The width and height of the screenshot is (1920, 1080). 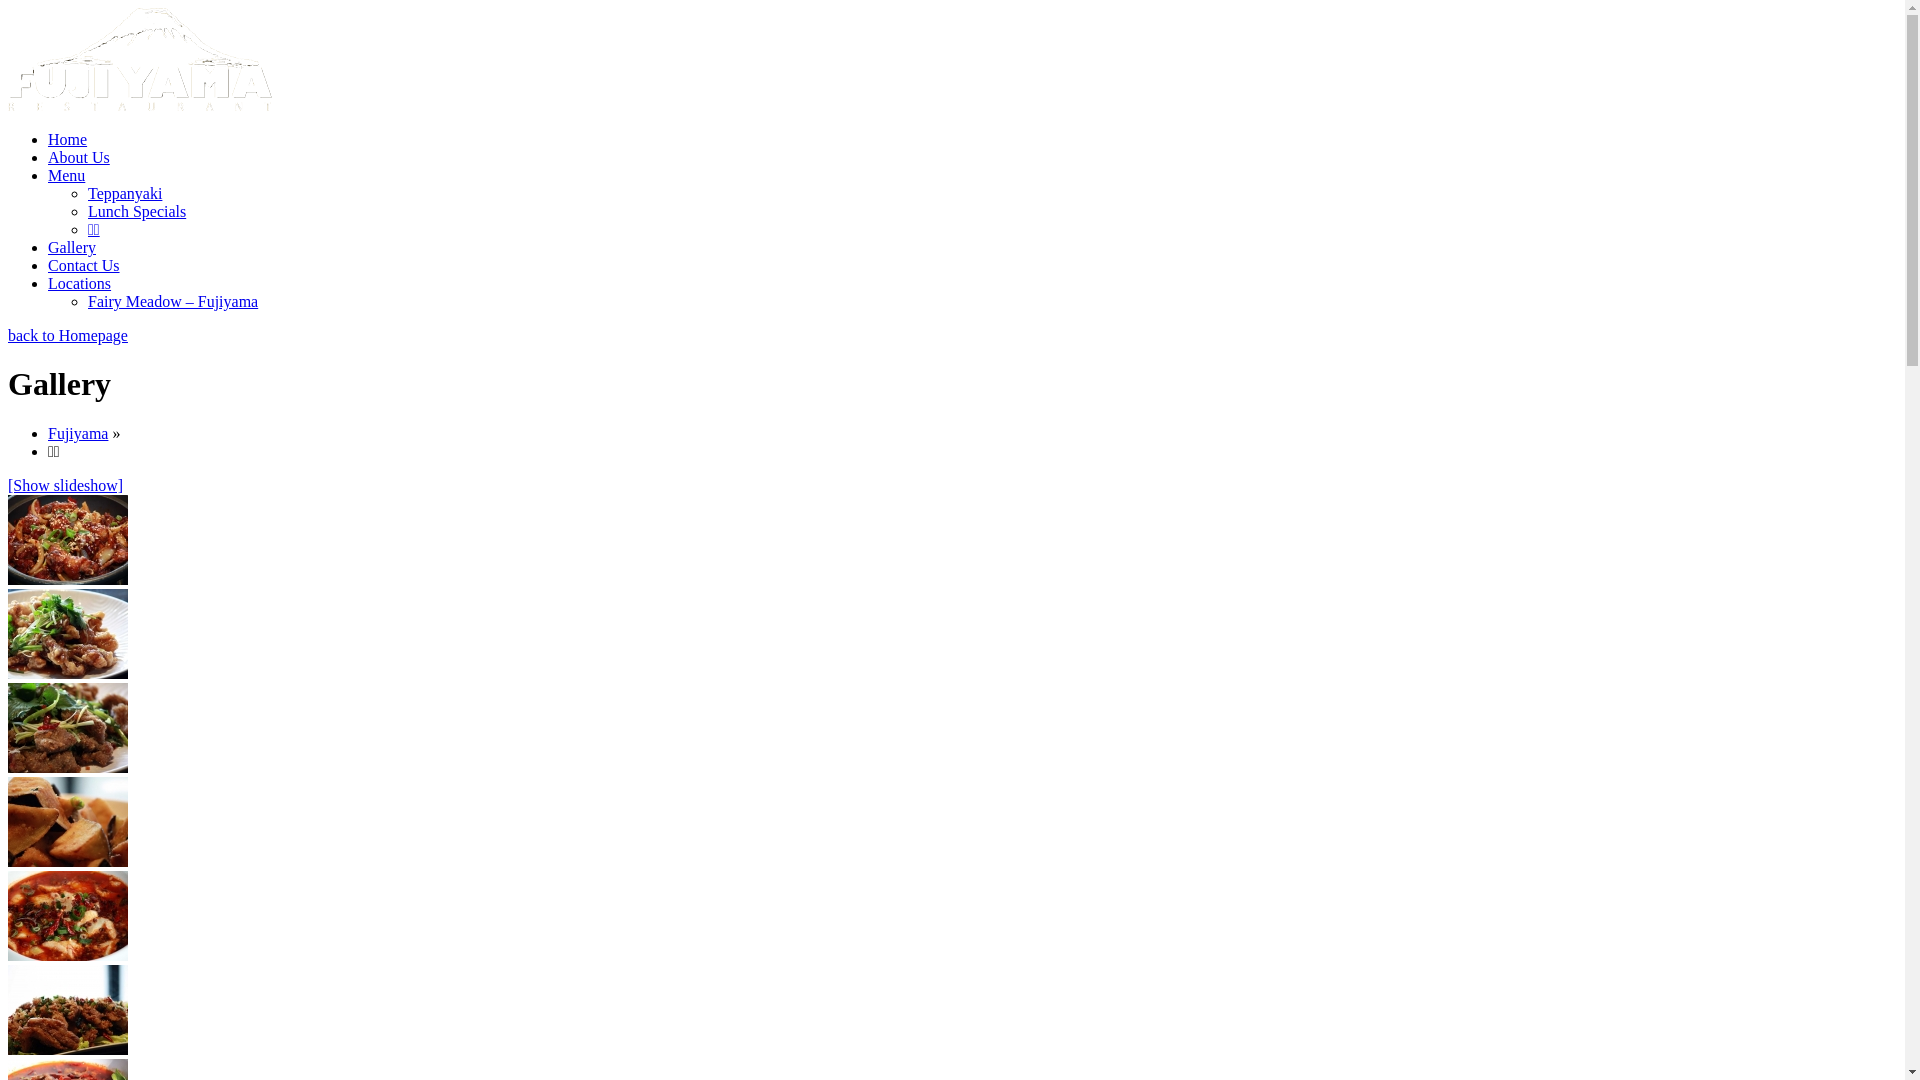 I want to click on 'Eggplant-with-Spicy-Salt', so click(x=67, y=821).